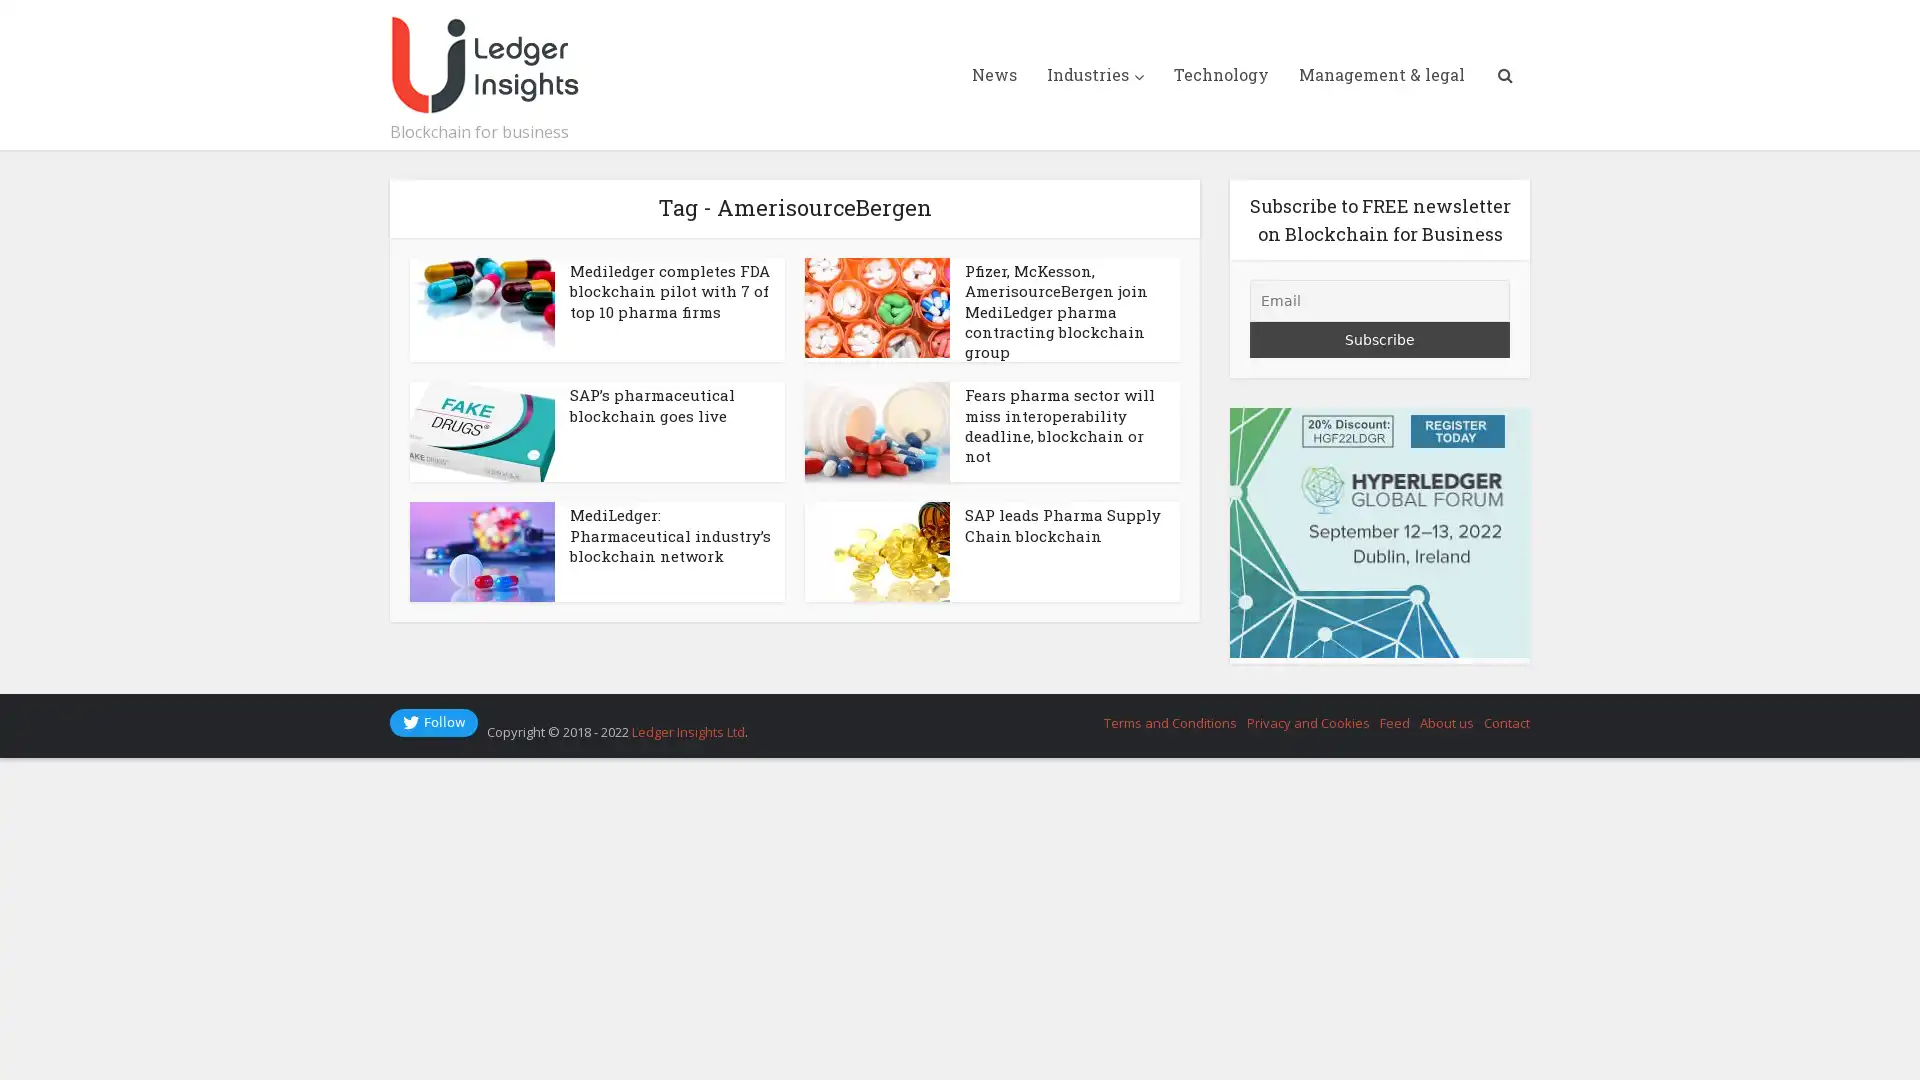  Describe the element at coordinates (1379, 338) in the screenshot. I see `Subscribe` at that location.